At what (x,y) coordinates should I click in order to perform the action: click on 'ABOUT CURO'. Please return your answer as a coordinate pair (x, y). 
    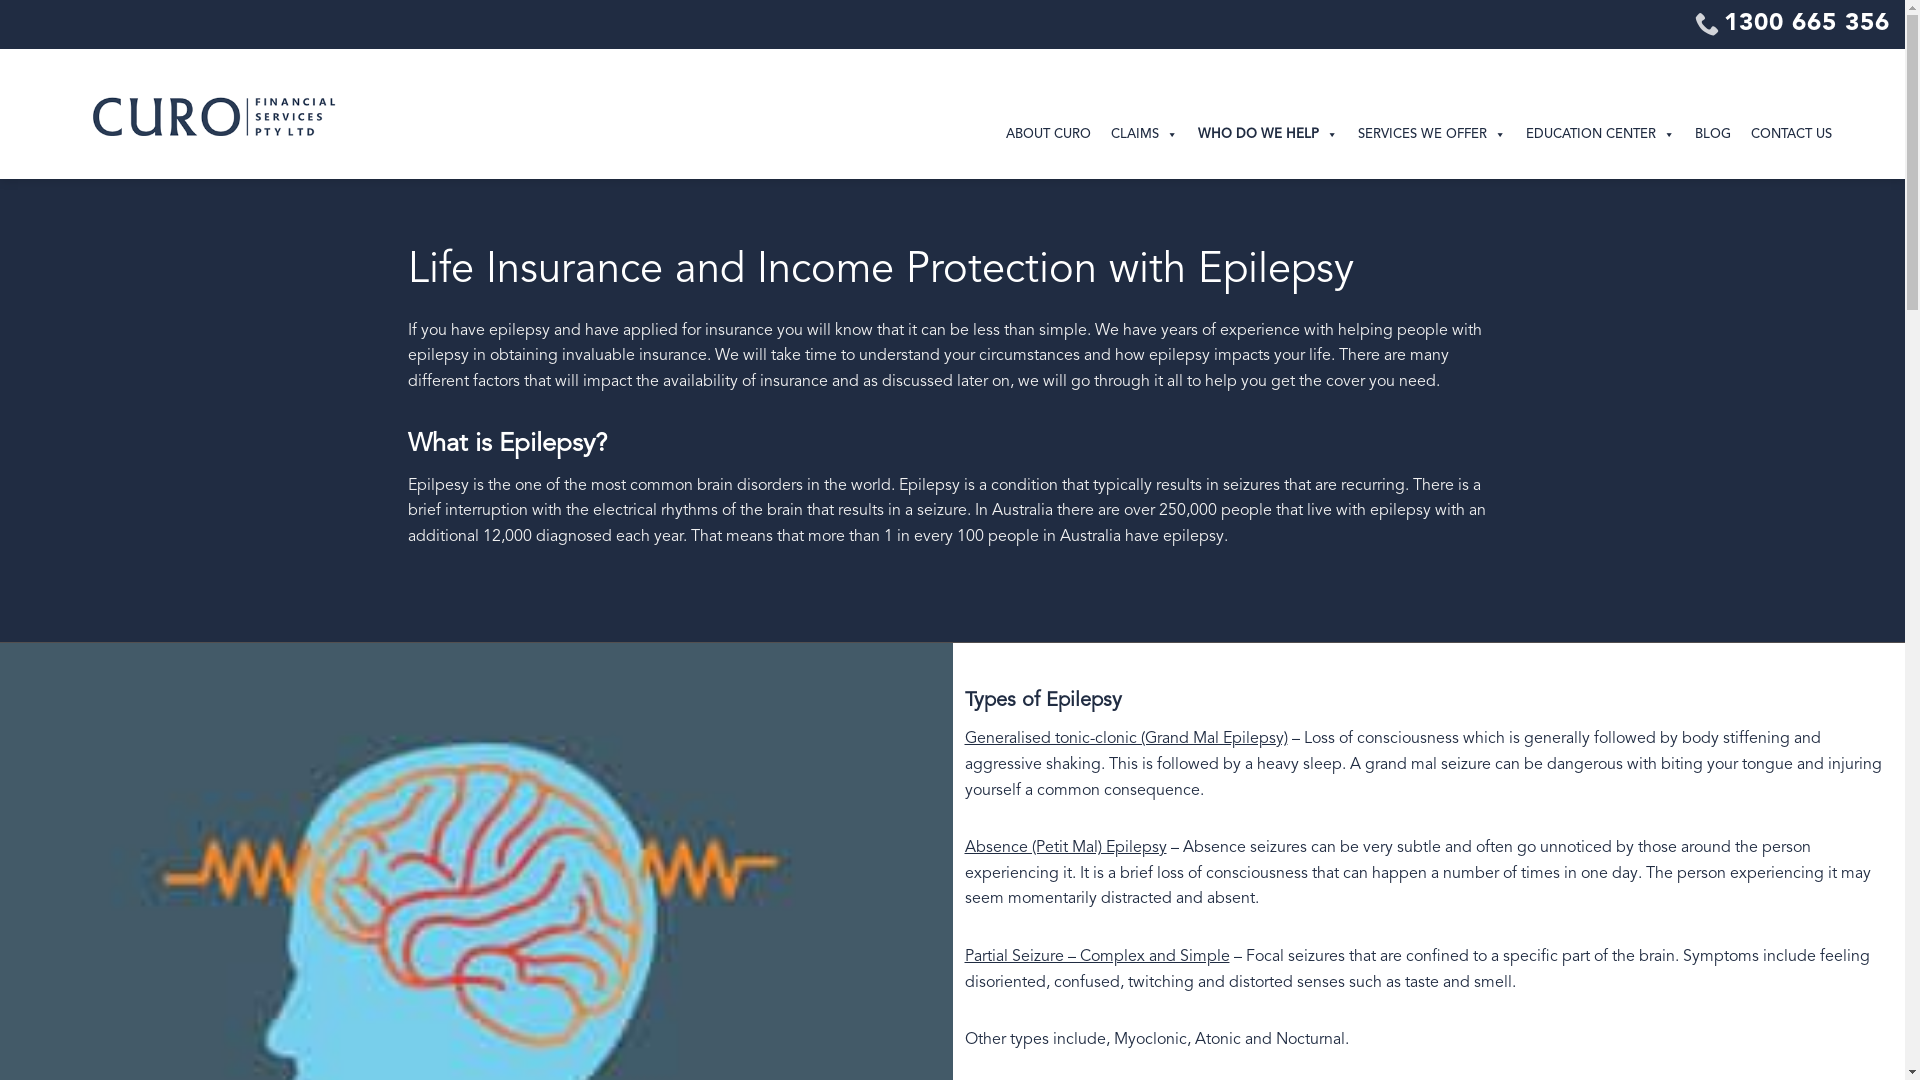
    Looking at the image, I should click on (996, 135).